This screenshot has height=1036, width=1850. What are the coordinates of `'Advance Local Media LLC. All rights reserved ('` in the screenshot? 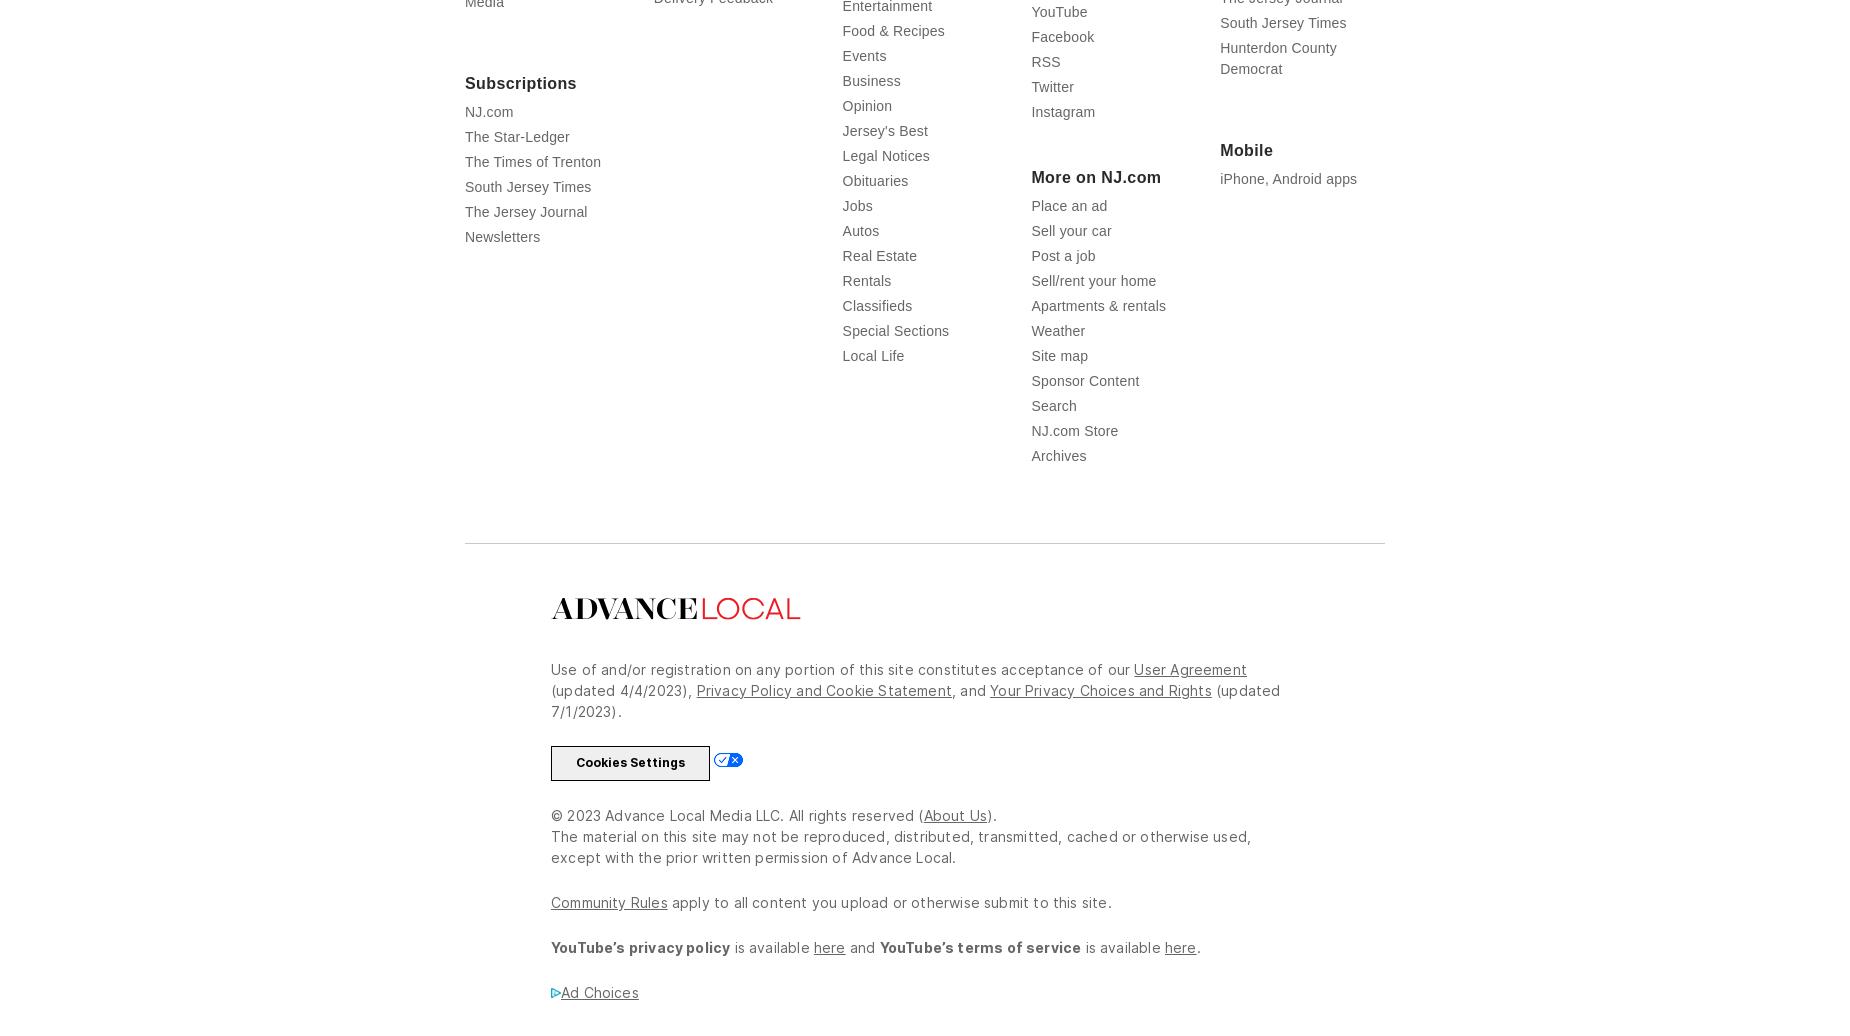 It's located at (762, 815).